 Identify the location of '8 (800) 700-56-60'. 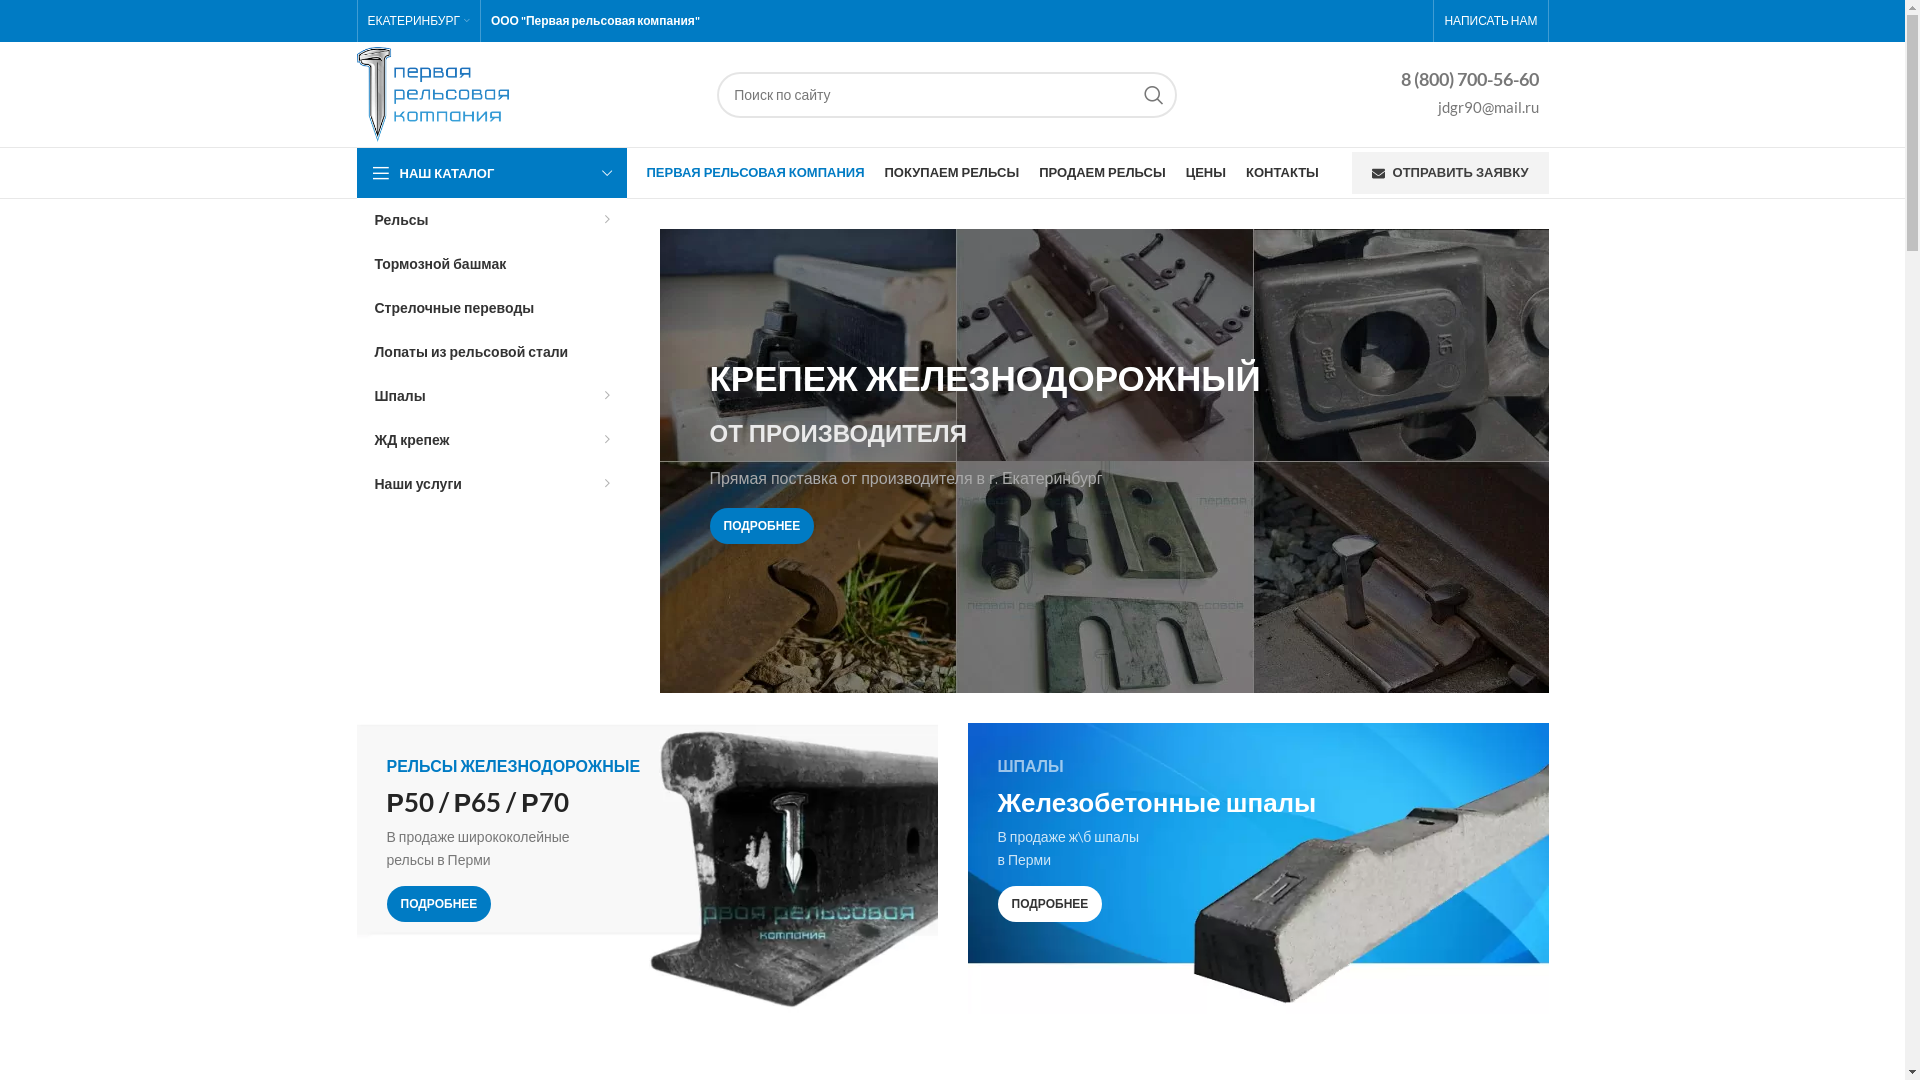
(1468, 83).